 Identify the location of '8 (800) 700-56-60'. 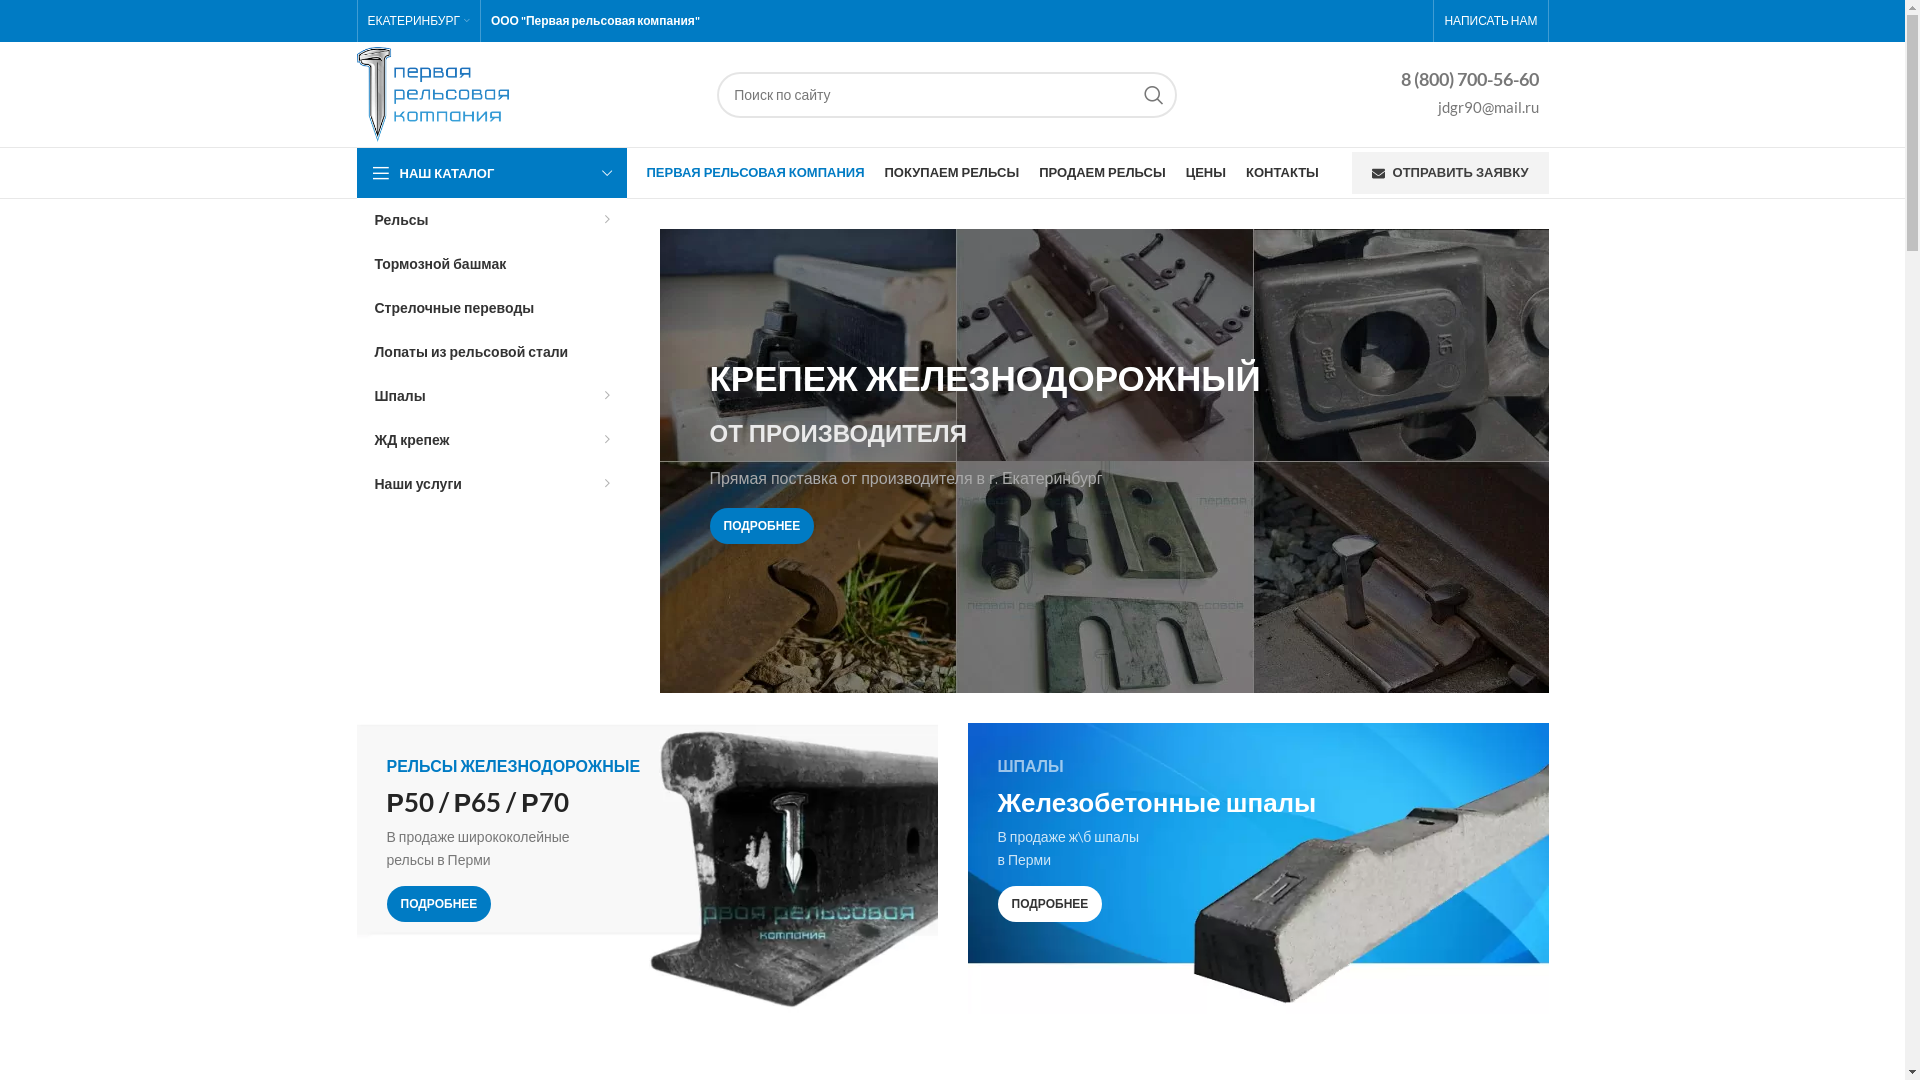
(1468, 83).